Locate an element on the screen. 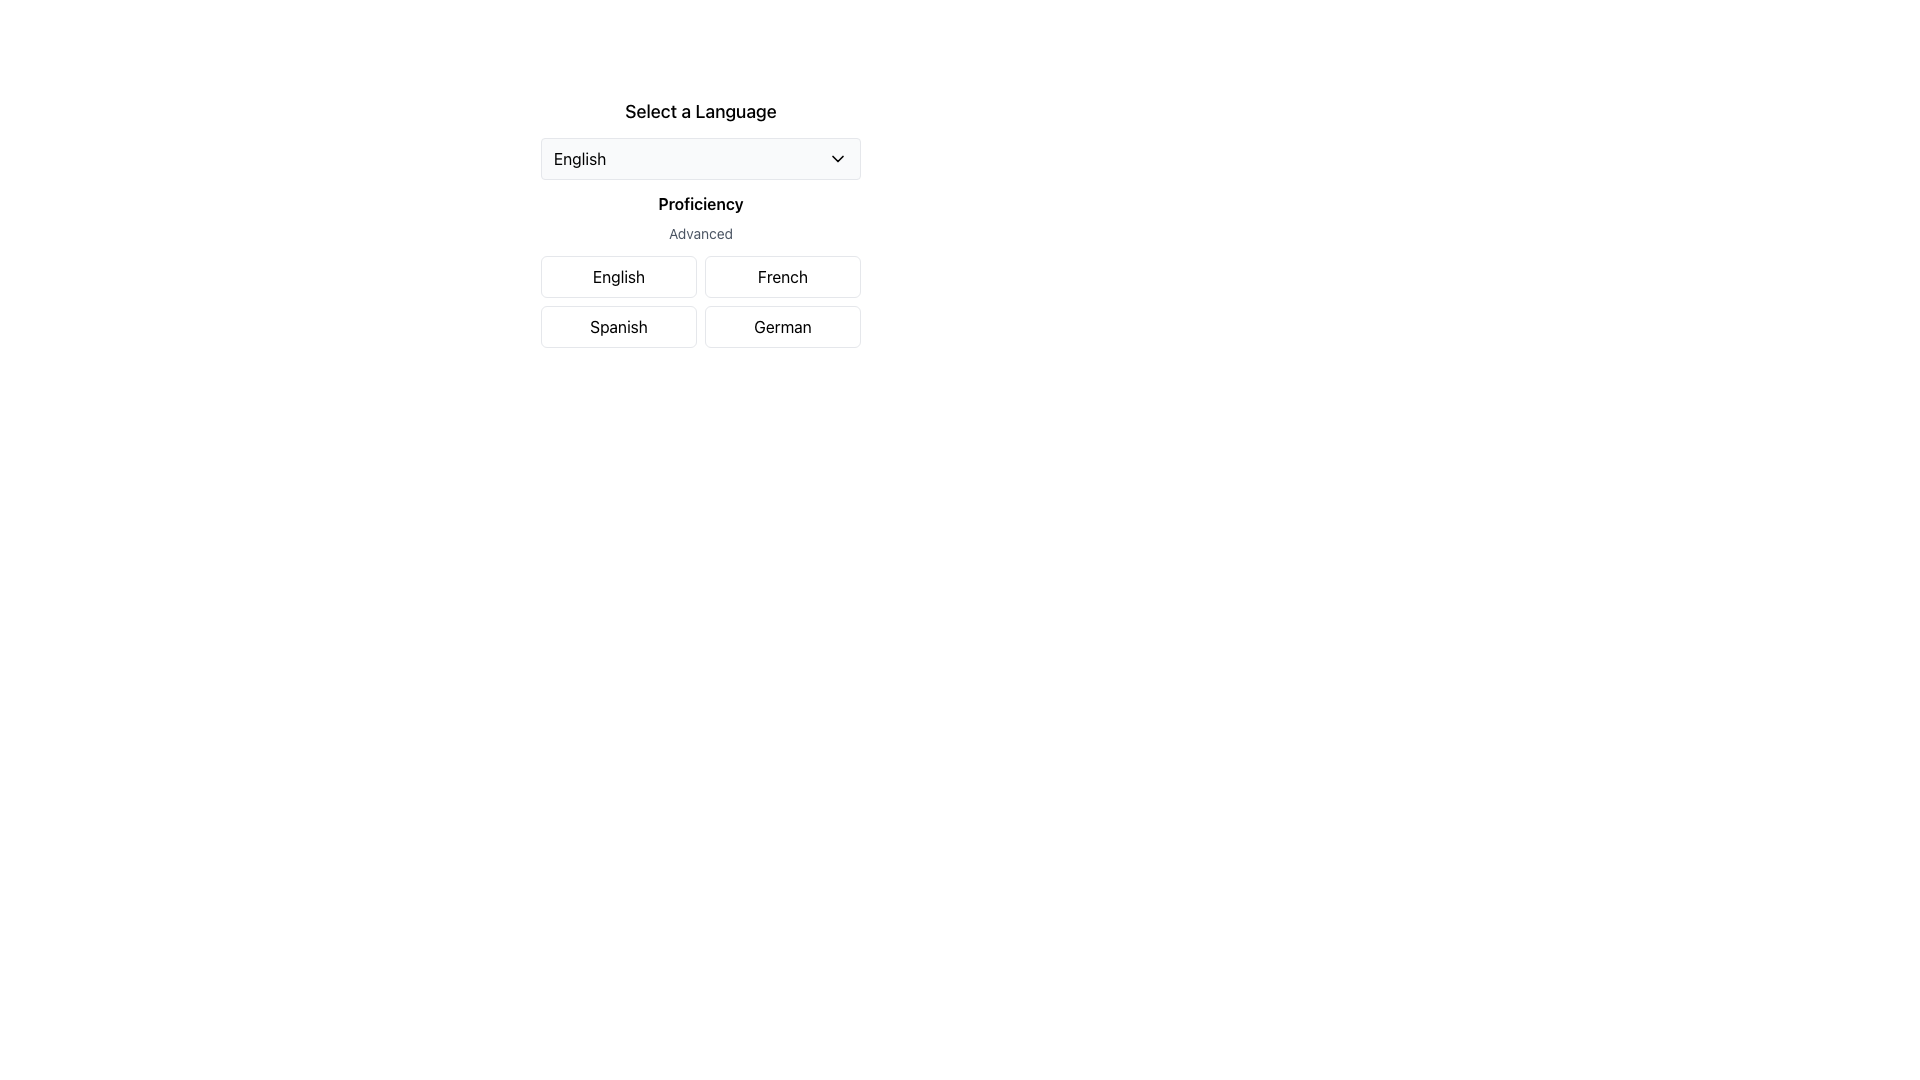  the static information display indicating the selected language proficiency level, which shows 'Proficiency: Advanced' is located at coordinates (700, 218).